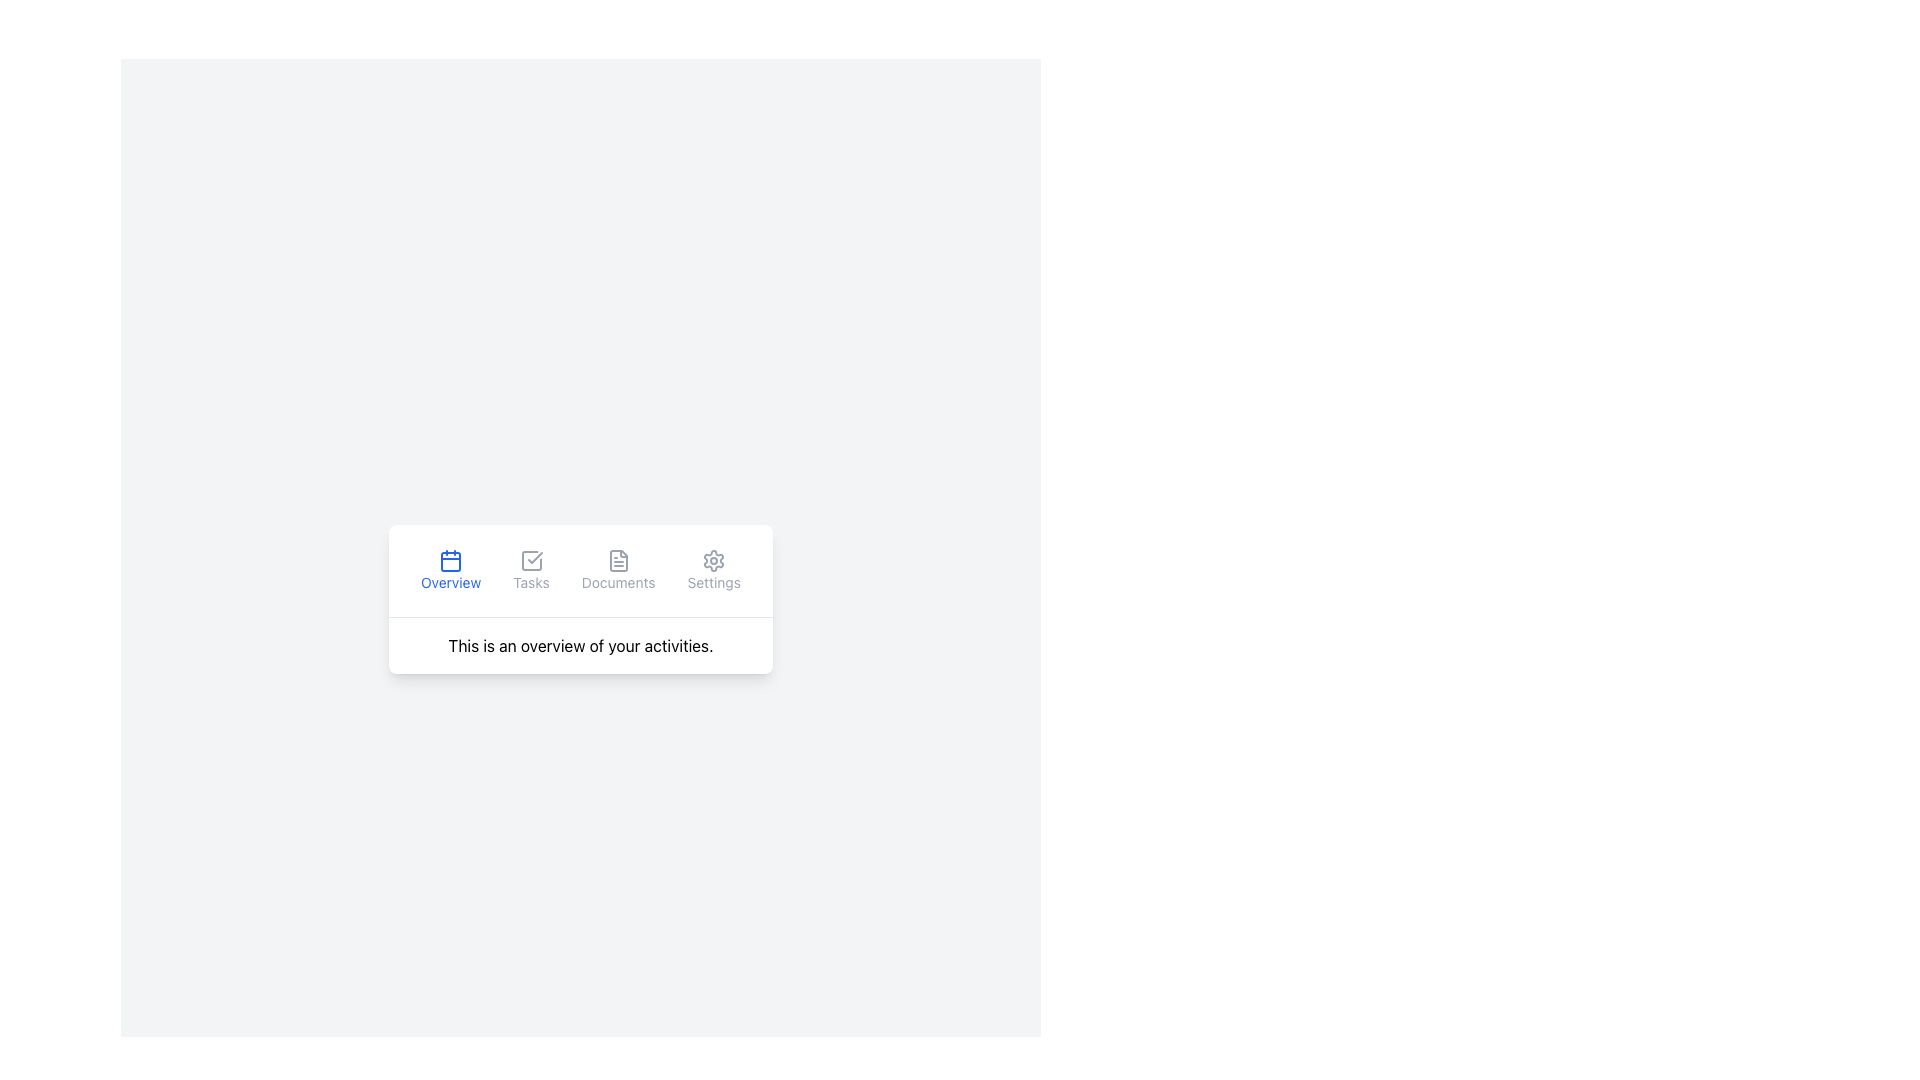 This screenshot has width=1920, height=1080. Describe the element at coordinates (579, 570) in the screenshot. I see `the 'Documents' section of the Navigation Bar` at that location.